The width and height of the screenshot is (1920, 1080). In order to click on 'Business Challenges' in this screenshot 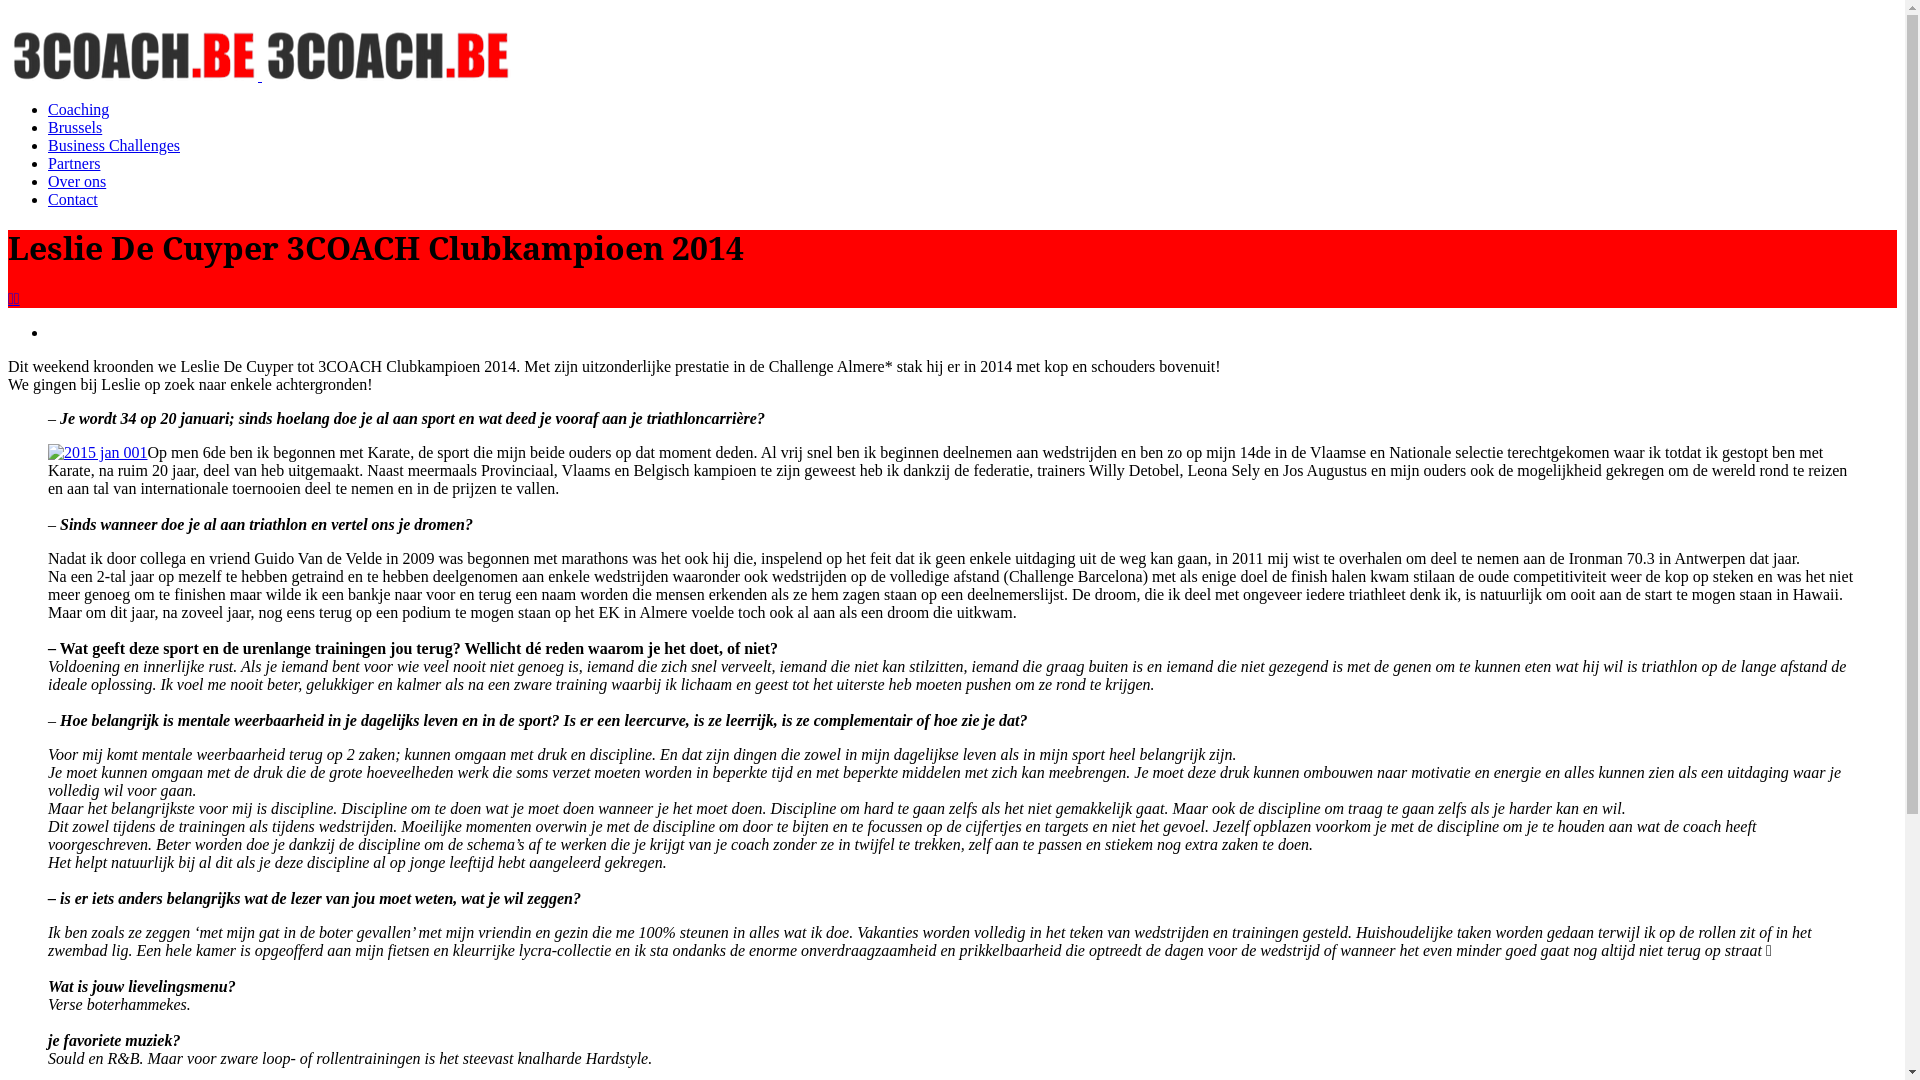, I will do `click(113, 144)`.